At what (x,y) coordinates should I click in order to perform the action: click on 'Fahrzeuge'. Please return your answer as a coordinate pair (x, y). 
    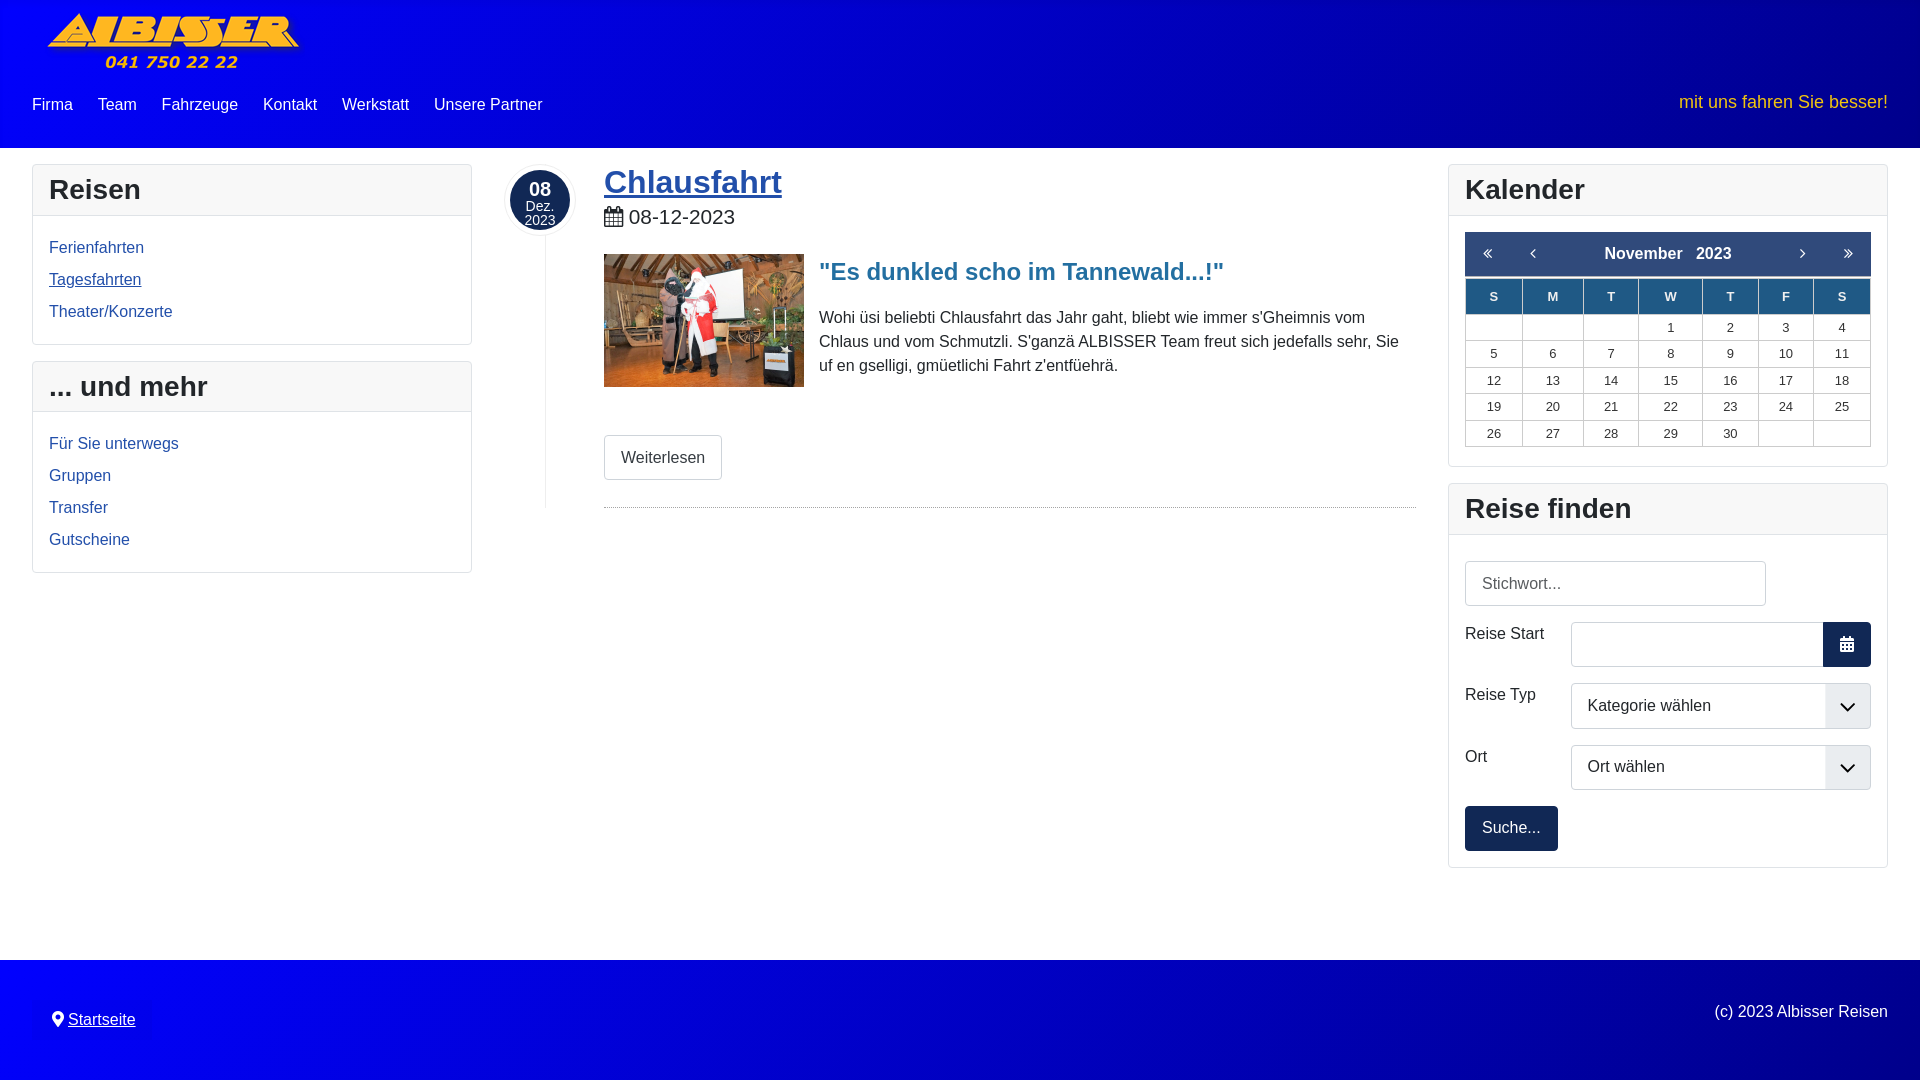
    Looking at the image, I should click on (200, 104).